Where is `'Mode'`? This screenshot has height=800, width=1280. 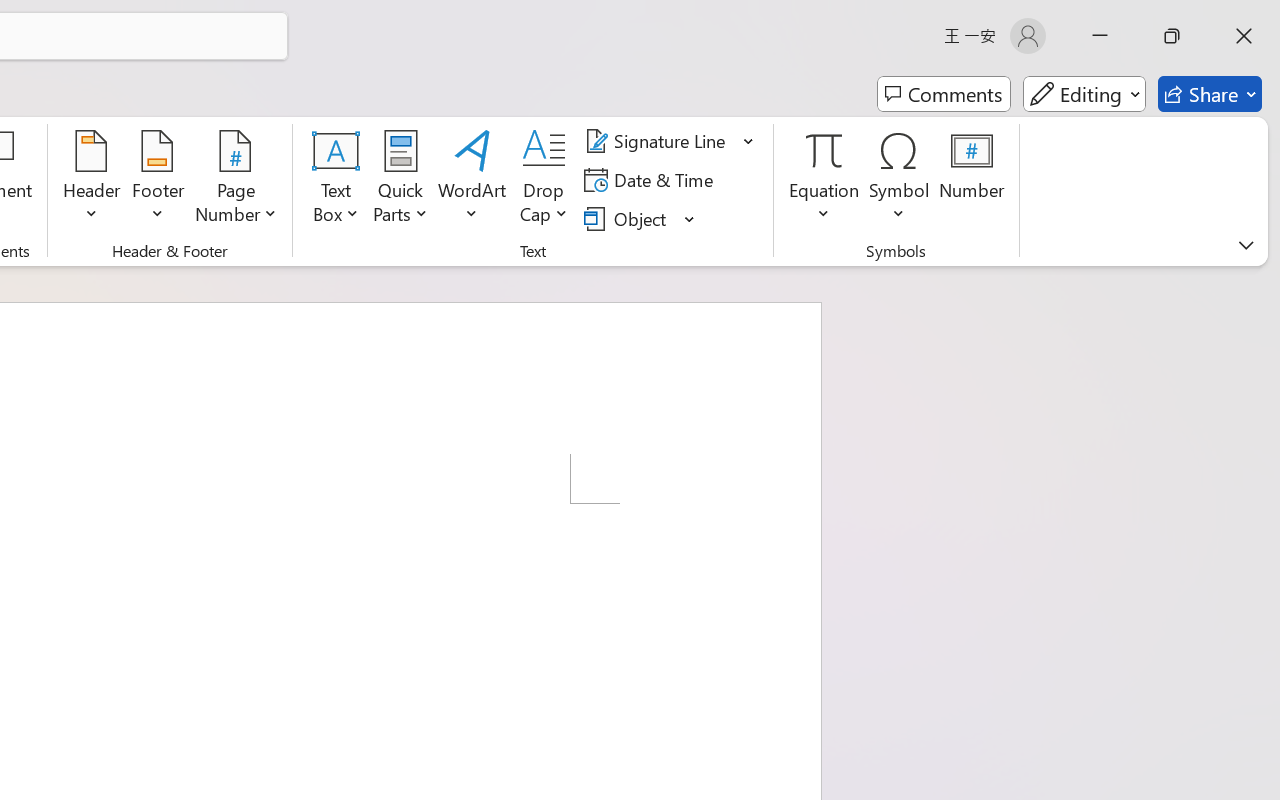 'Mode' is located at coordinates (1083, 94).